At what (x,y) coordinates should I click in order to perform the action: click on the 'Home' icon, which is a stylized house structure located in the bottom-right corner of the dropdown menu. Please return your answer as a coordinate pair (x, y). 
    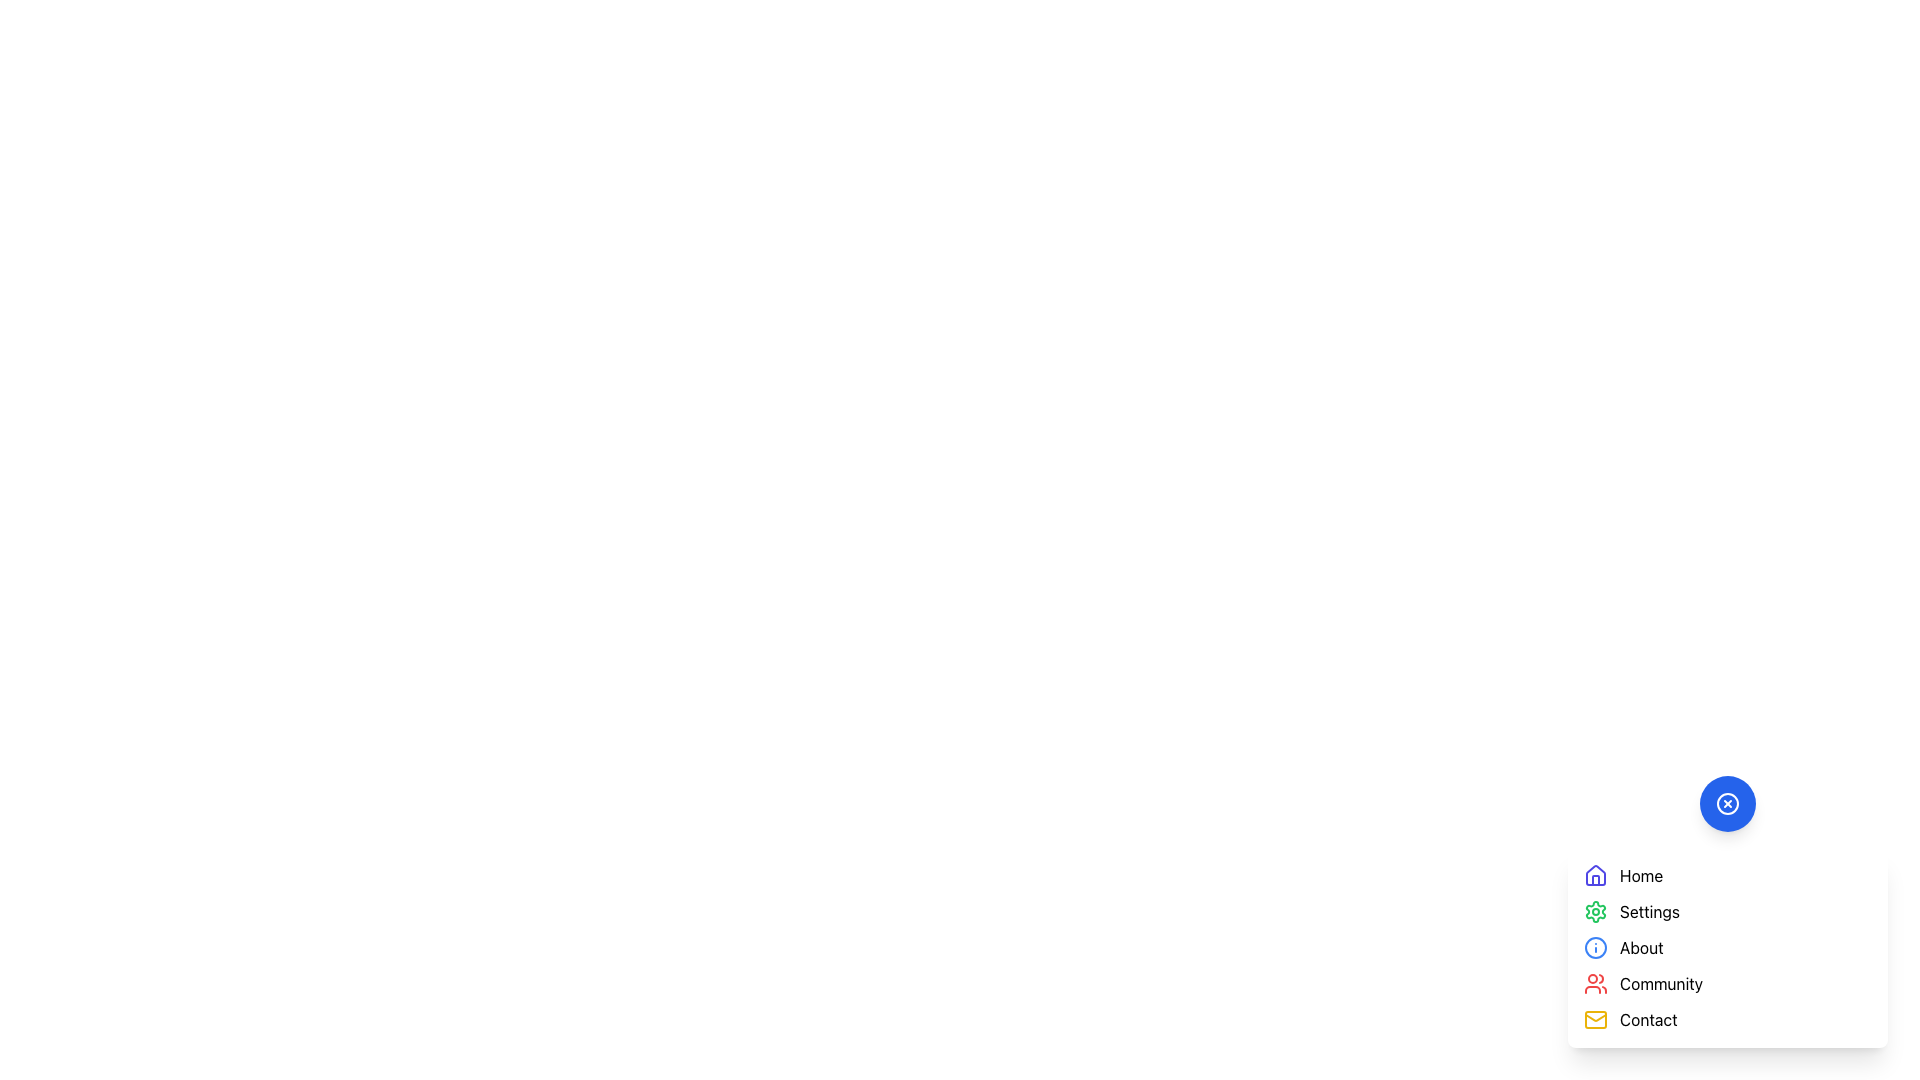
    Looking at the image, I should click on (1595, 874).